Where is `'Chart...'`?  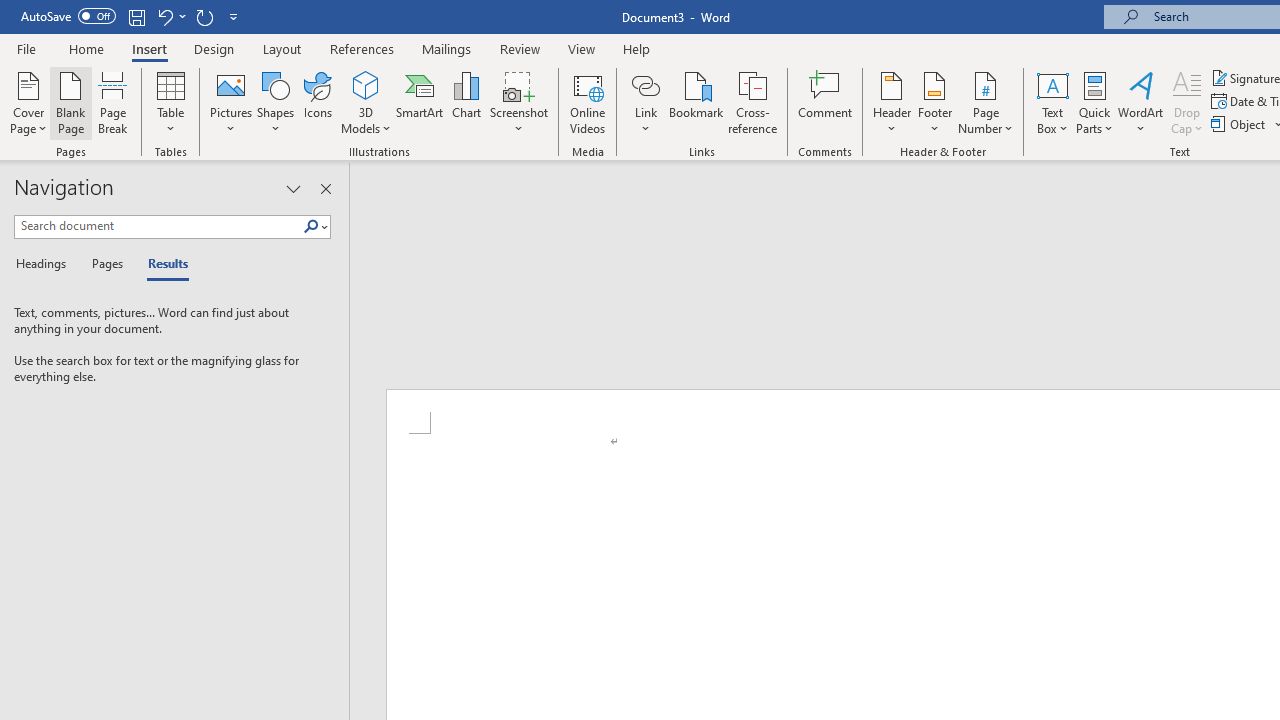
'Chart...' is located at coordinates (465, 103).